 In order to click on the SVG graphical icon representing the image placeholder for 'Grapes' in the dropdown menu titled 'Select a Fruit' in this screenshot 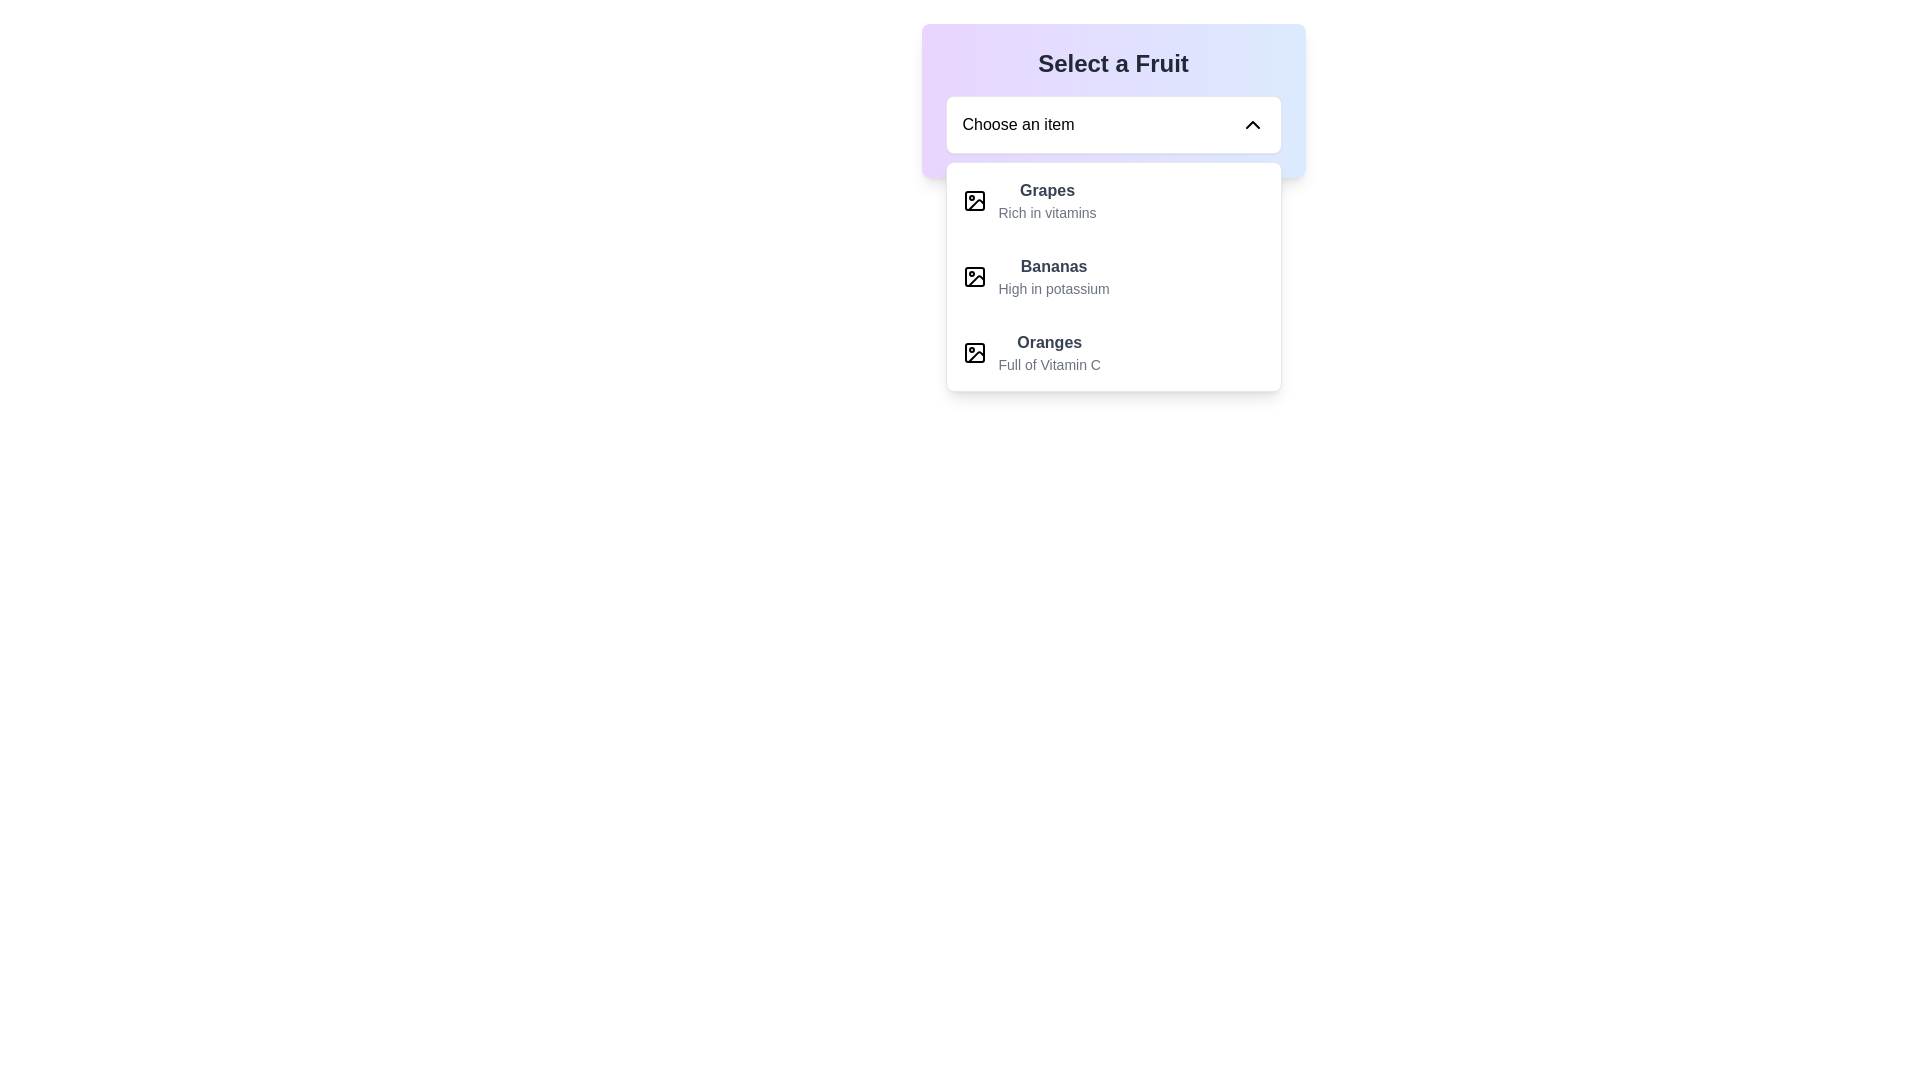, I will do `click(974, 200)`.